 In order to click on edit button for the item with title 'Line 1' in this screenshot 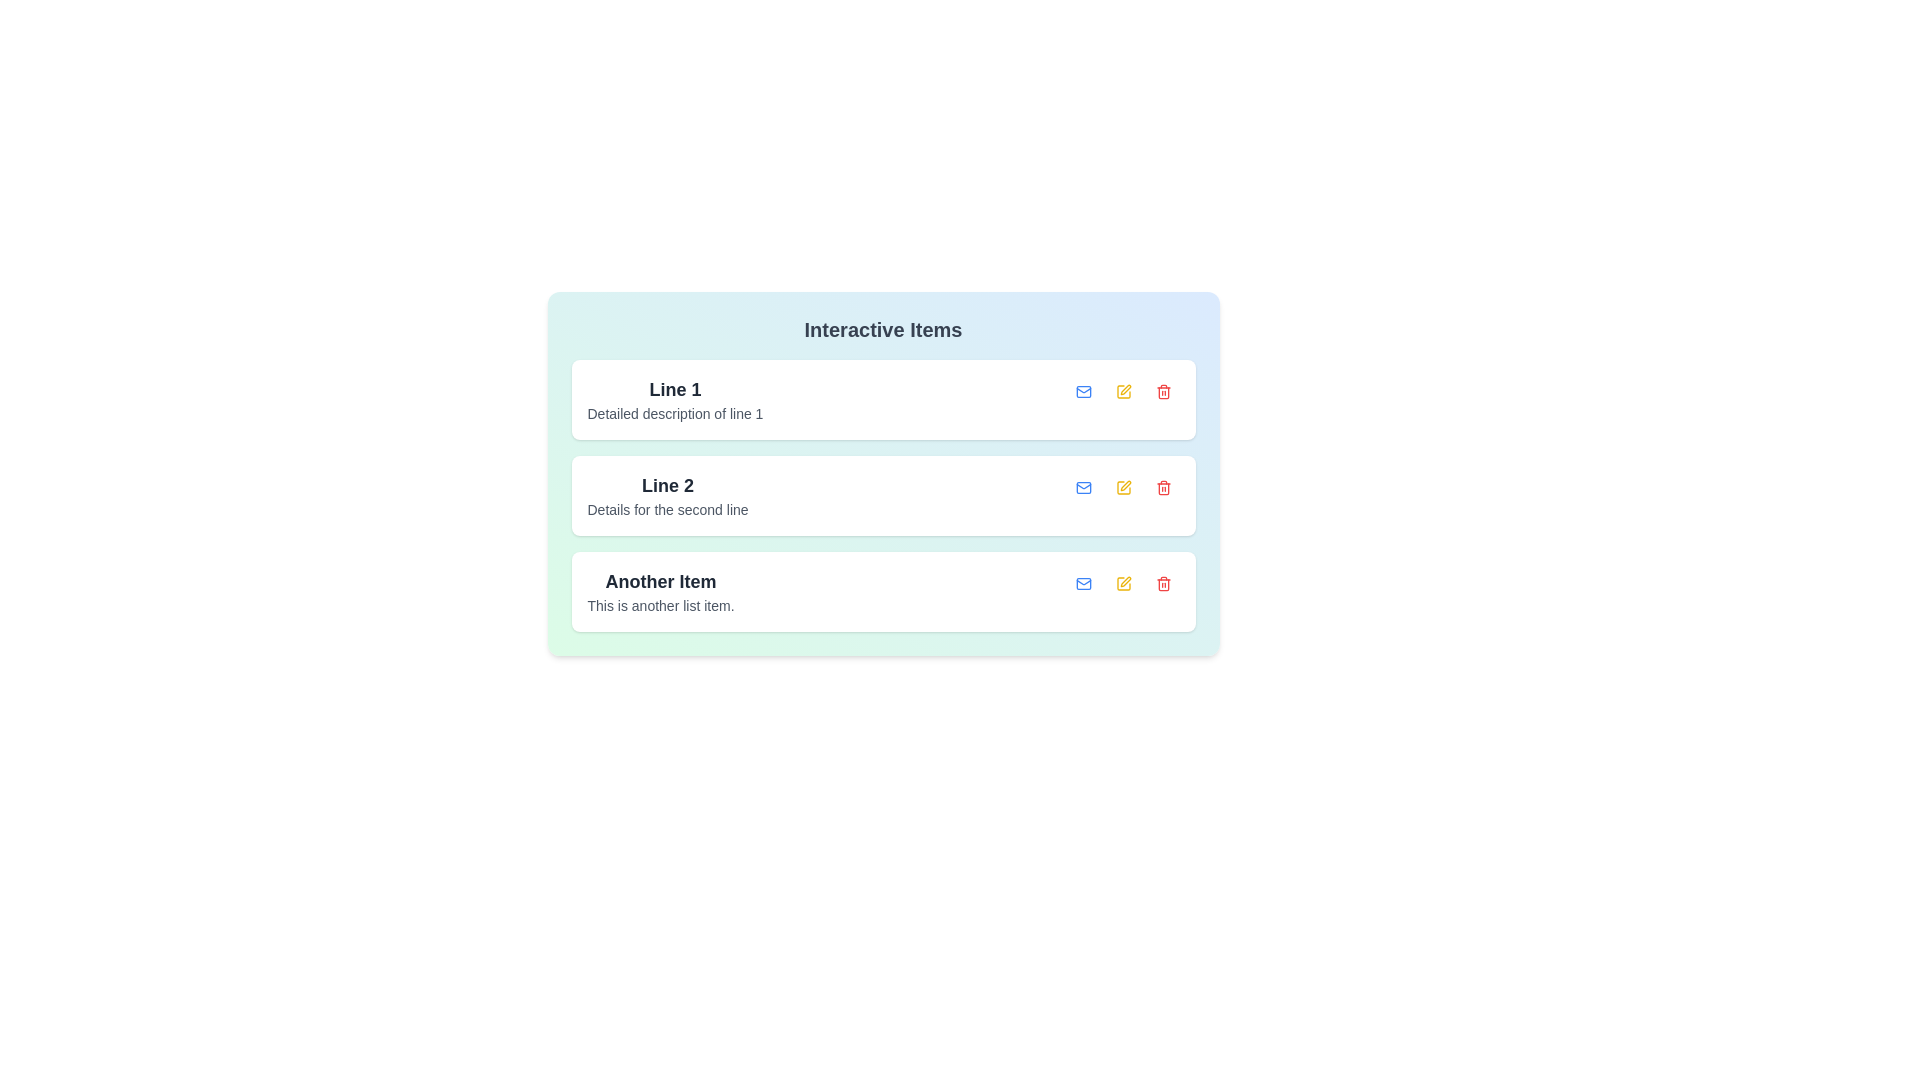, I will do `click(1123, 392)`.